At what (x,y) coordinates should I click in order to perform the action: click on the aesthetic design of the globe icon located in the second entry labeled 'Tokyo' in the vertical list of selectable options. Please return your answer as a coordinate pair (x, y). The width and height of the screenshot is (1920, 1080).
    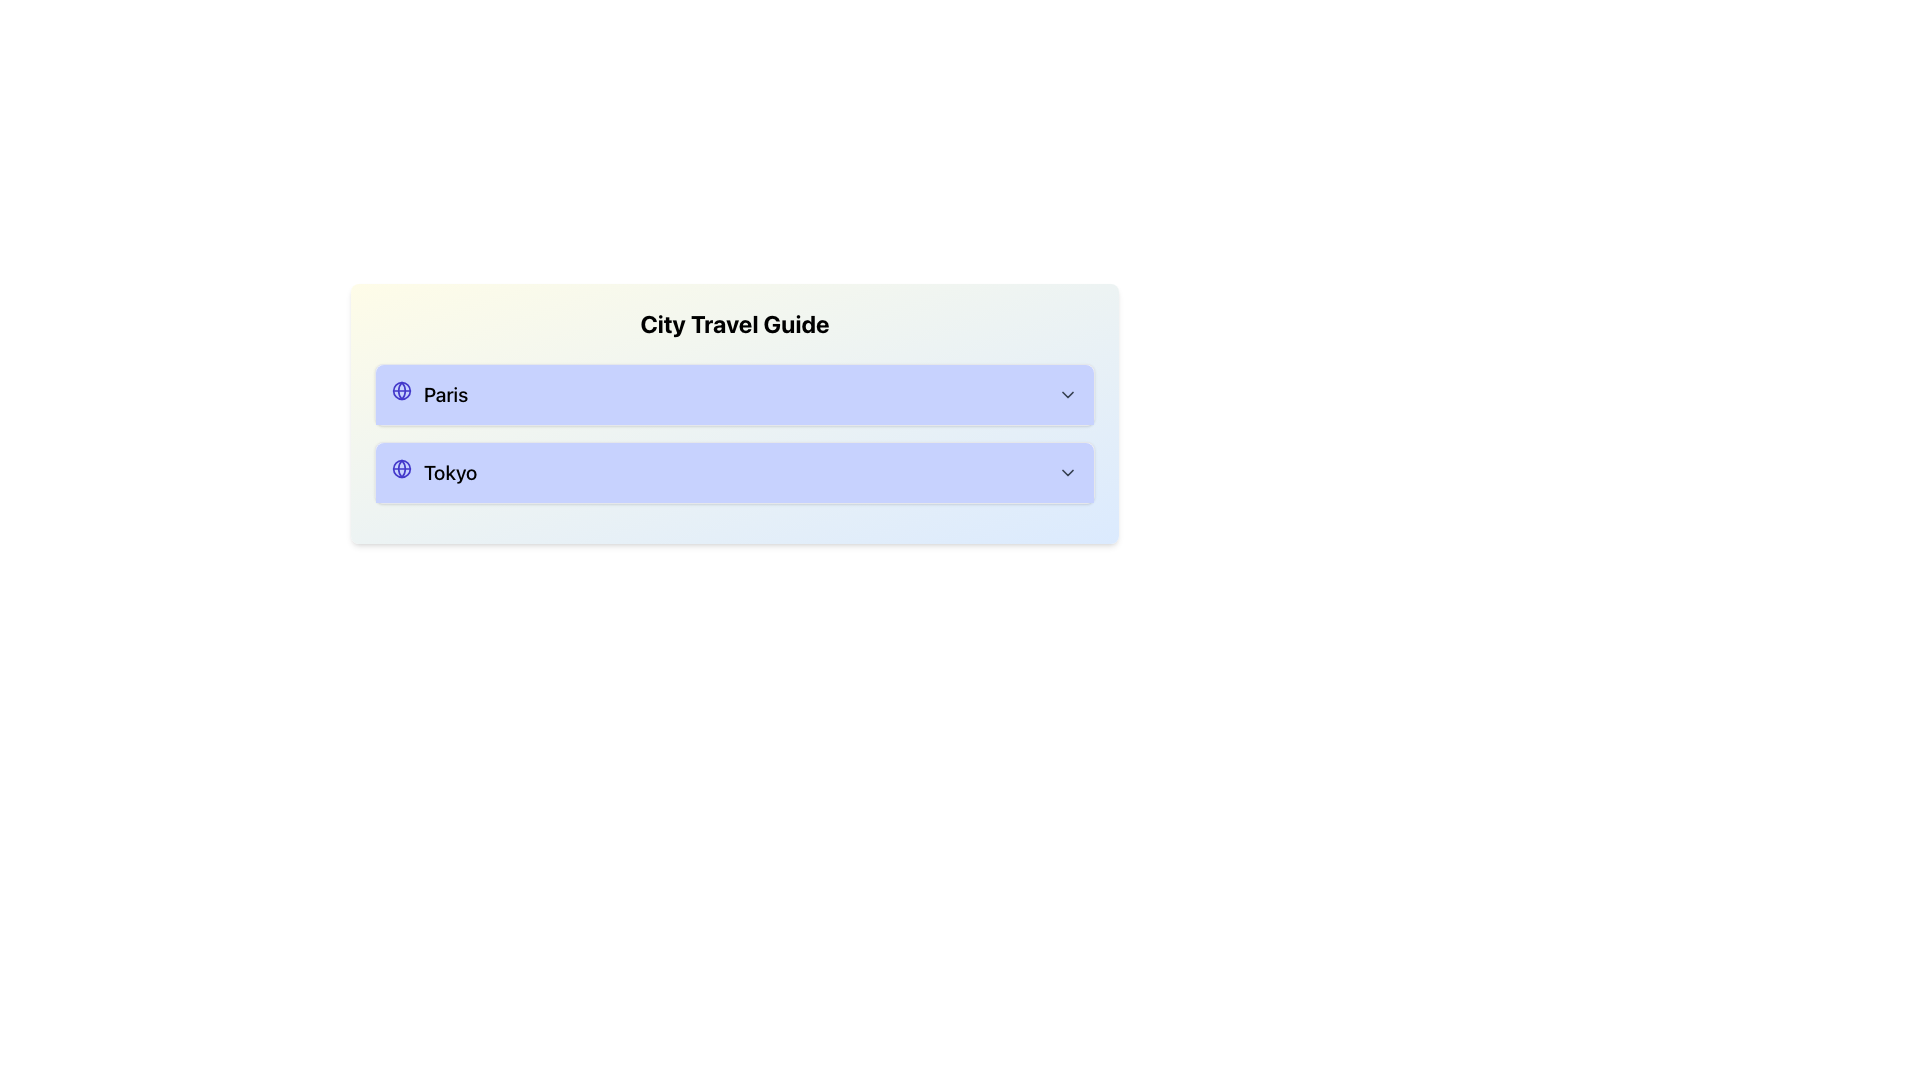
    Looking at the image, I should click on (401, 469).